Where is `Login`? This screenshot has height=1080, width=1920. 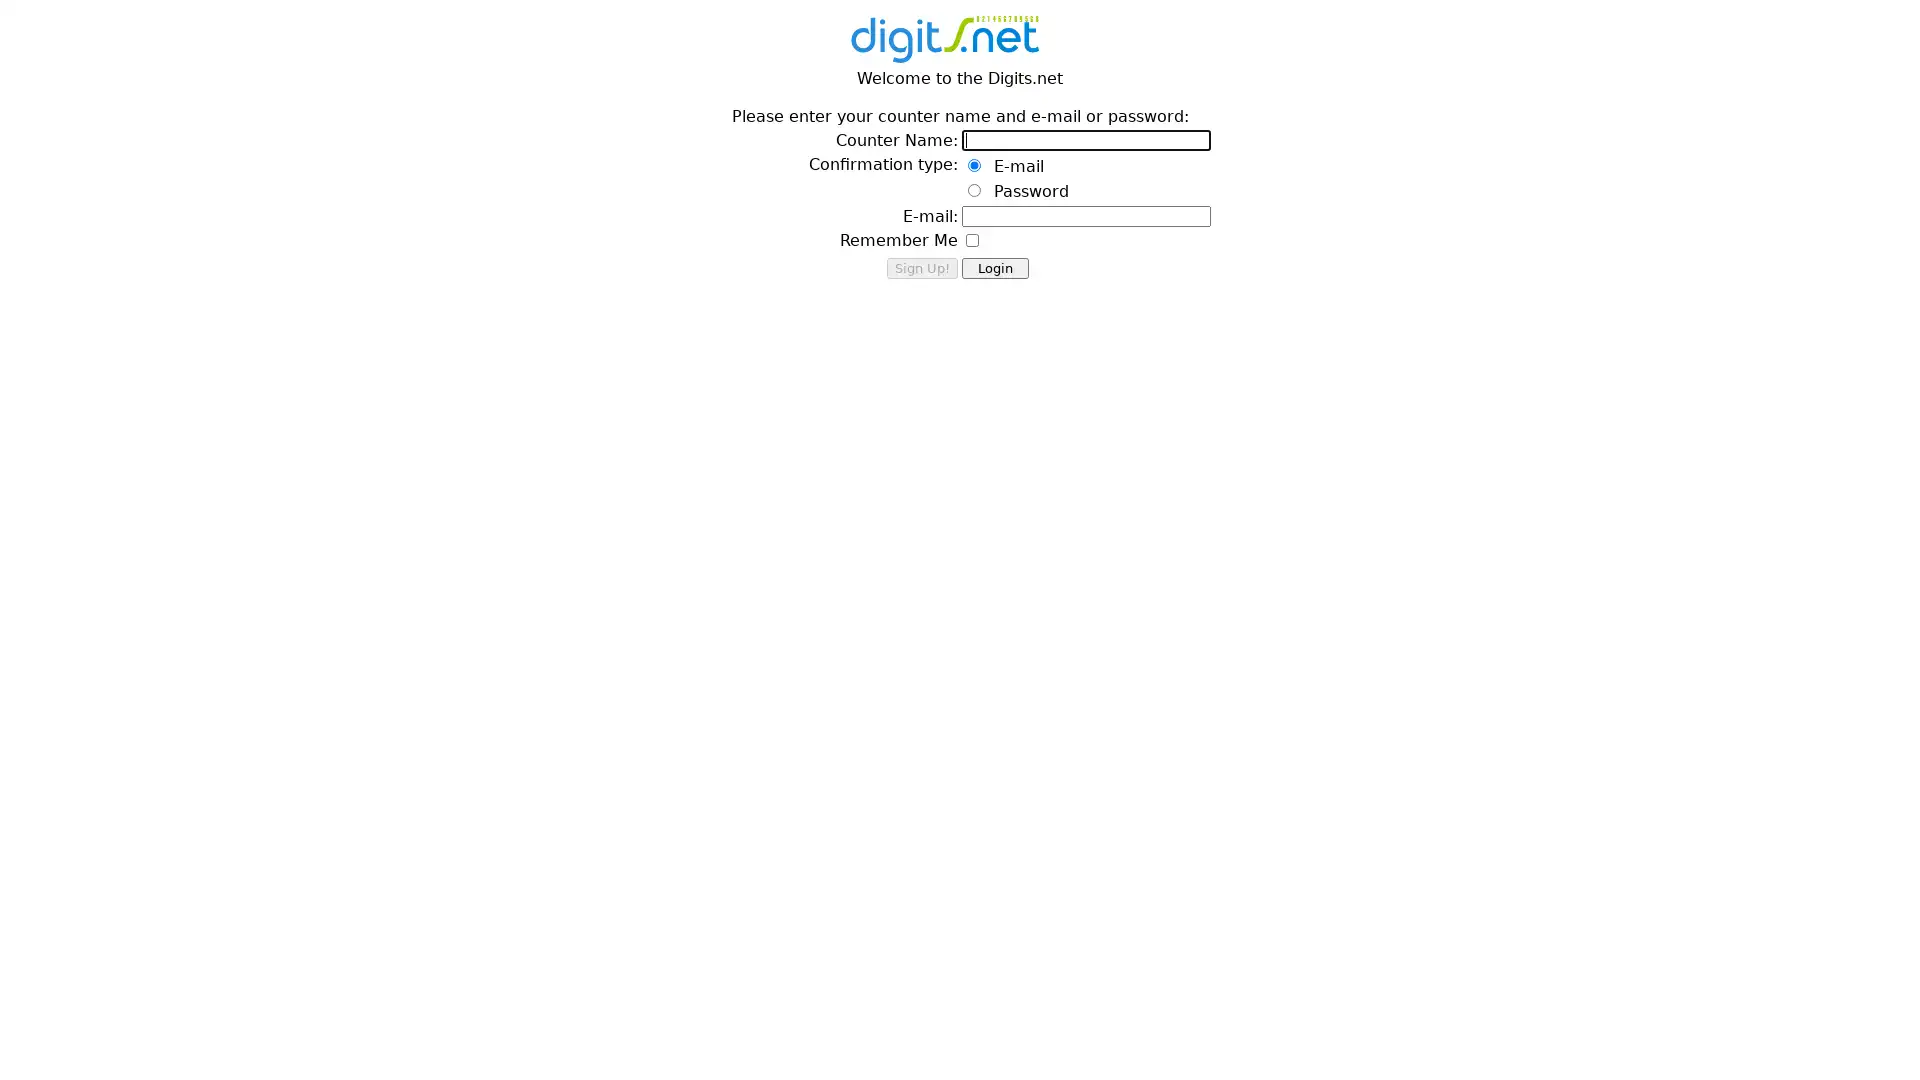 Login is located at coordinates (995, 267).